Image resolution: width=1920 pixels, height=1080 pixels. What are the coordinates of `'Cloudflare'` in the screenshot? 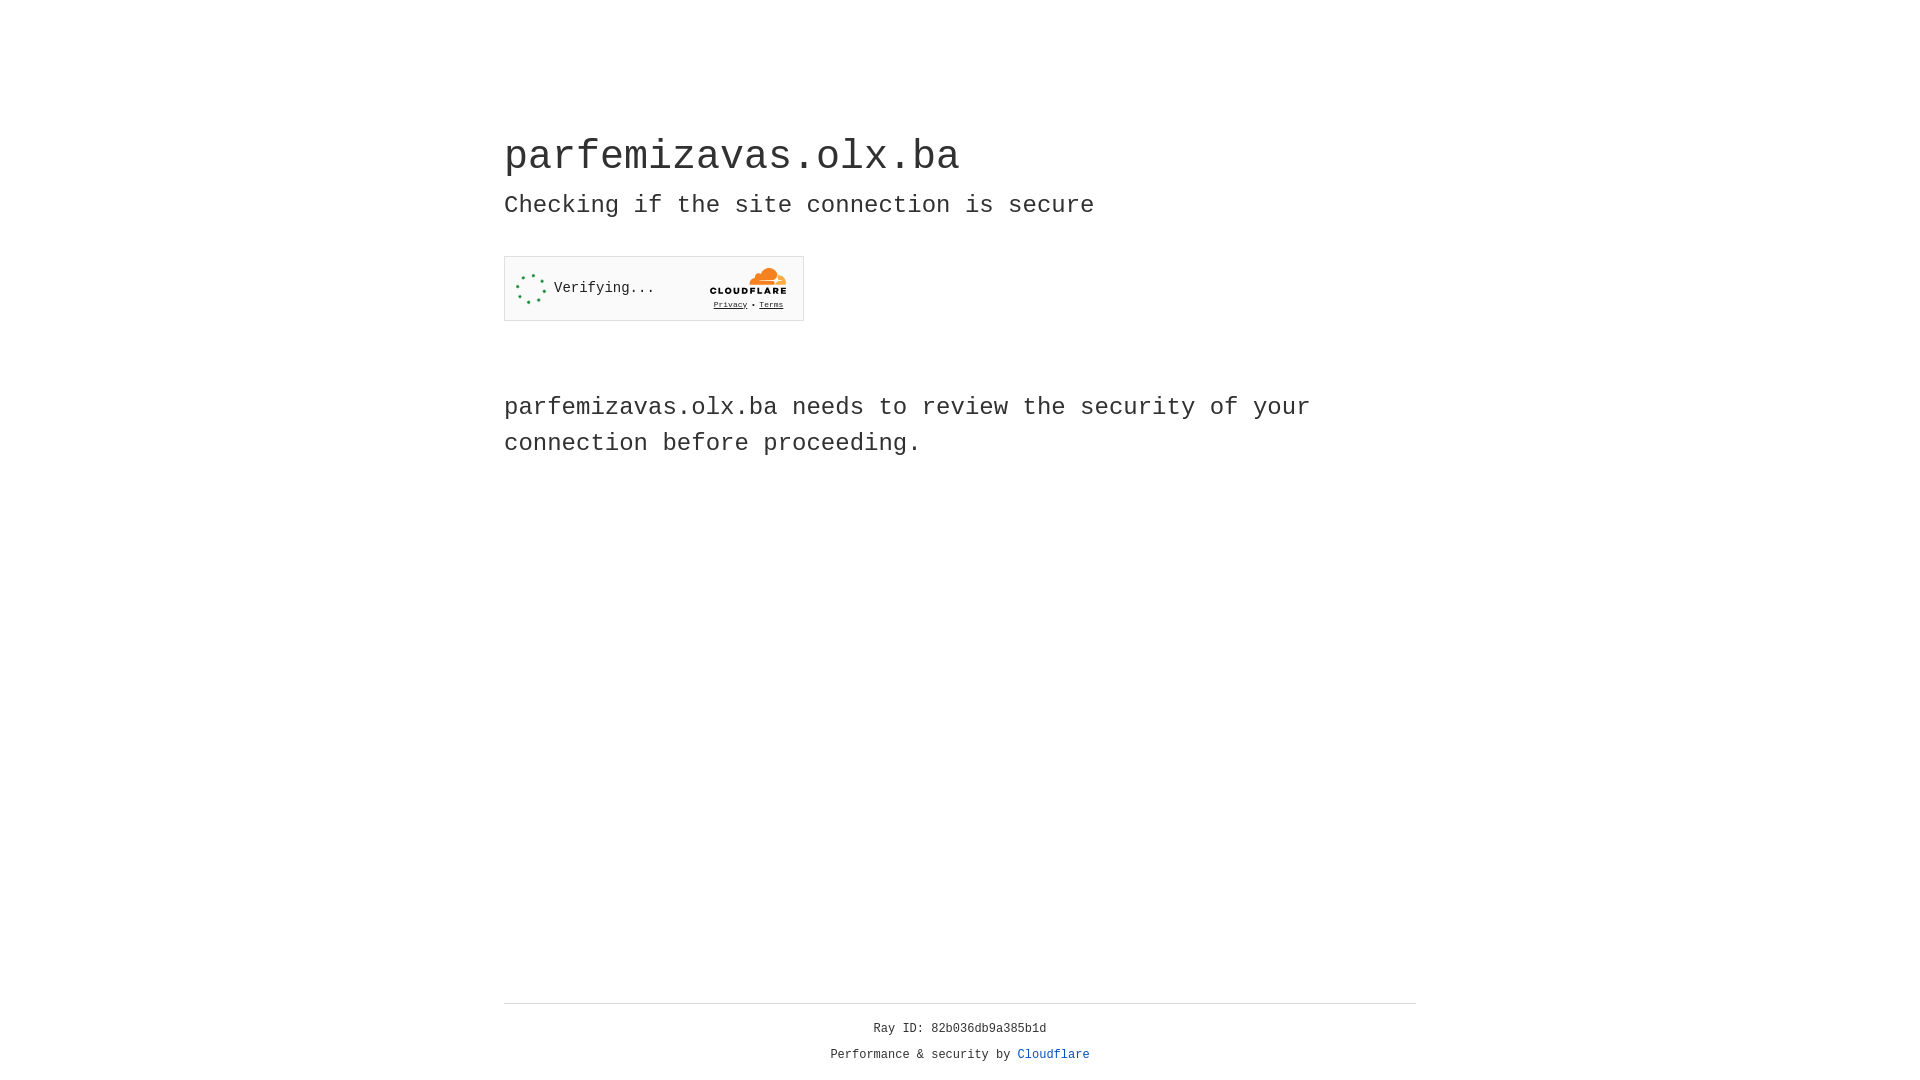 It's located at (1053, 1054).